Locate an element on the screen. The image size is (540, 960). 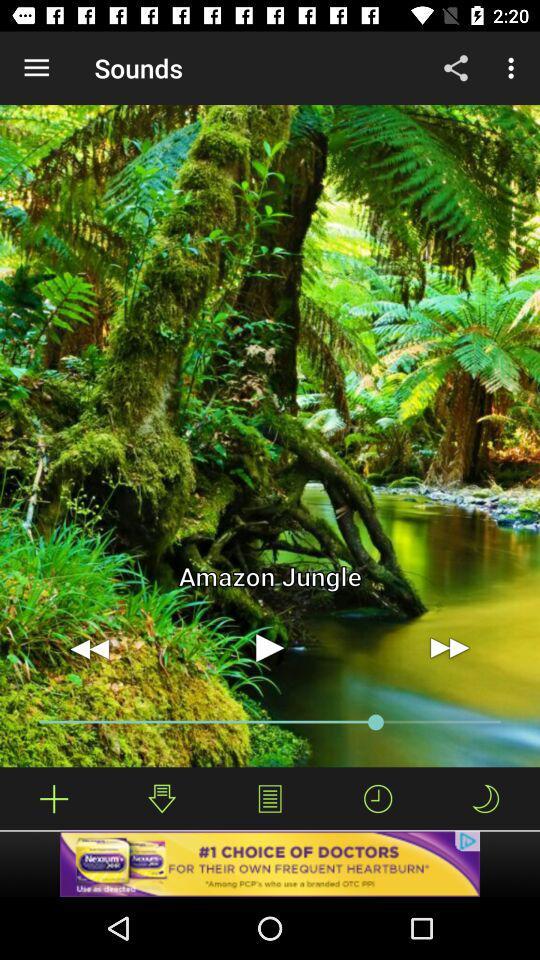
previous is located at coordinates (89, 647).